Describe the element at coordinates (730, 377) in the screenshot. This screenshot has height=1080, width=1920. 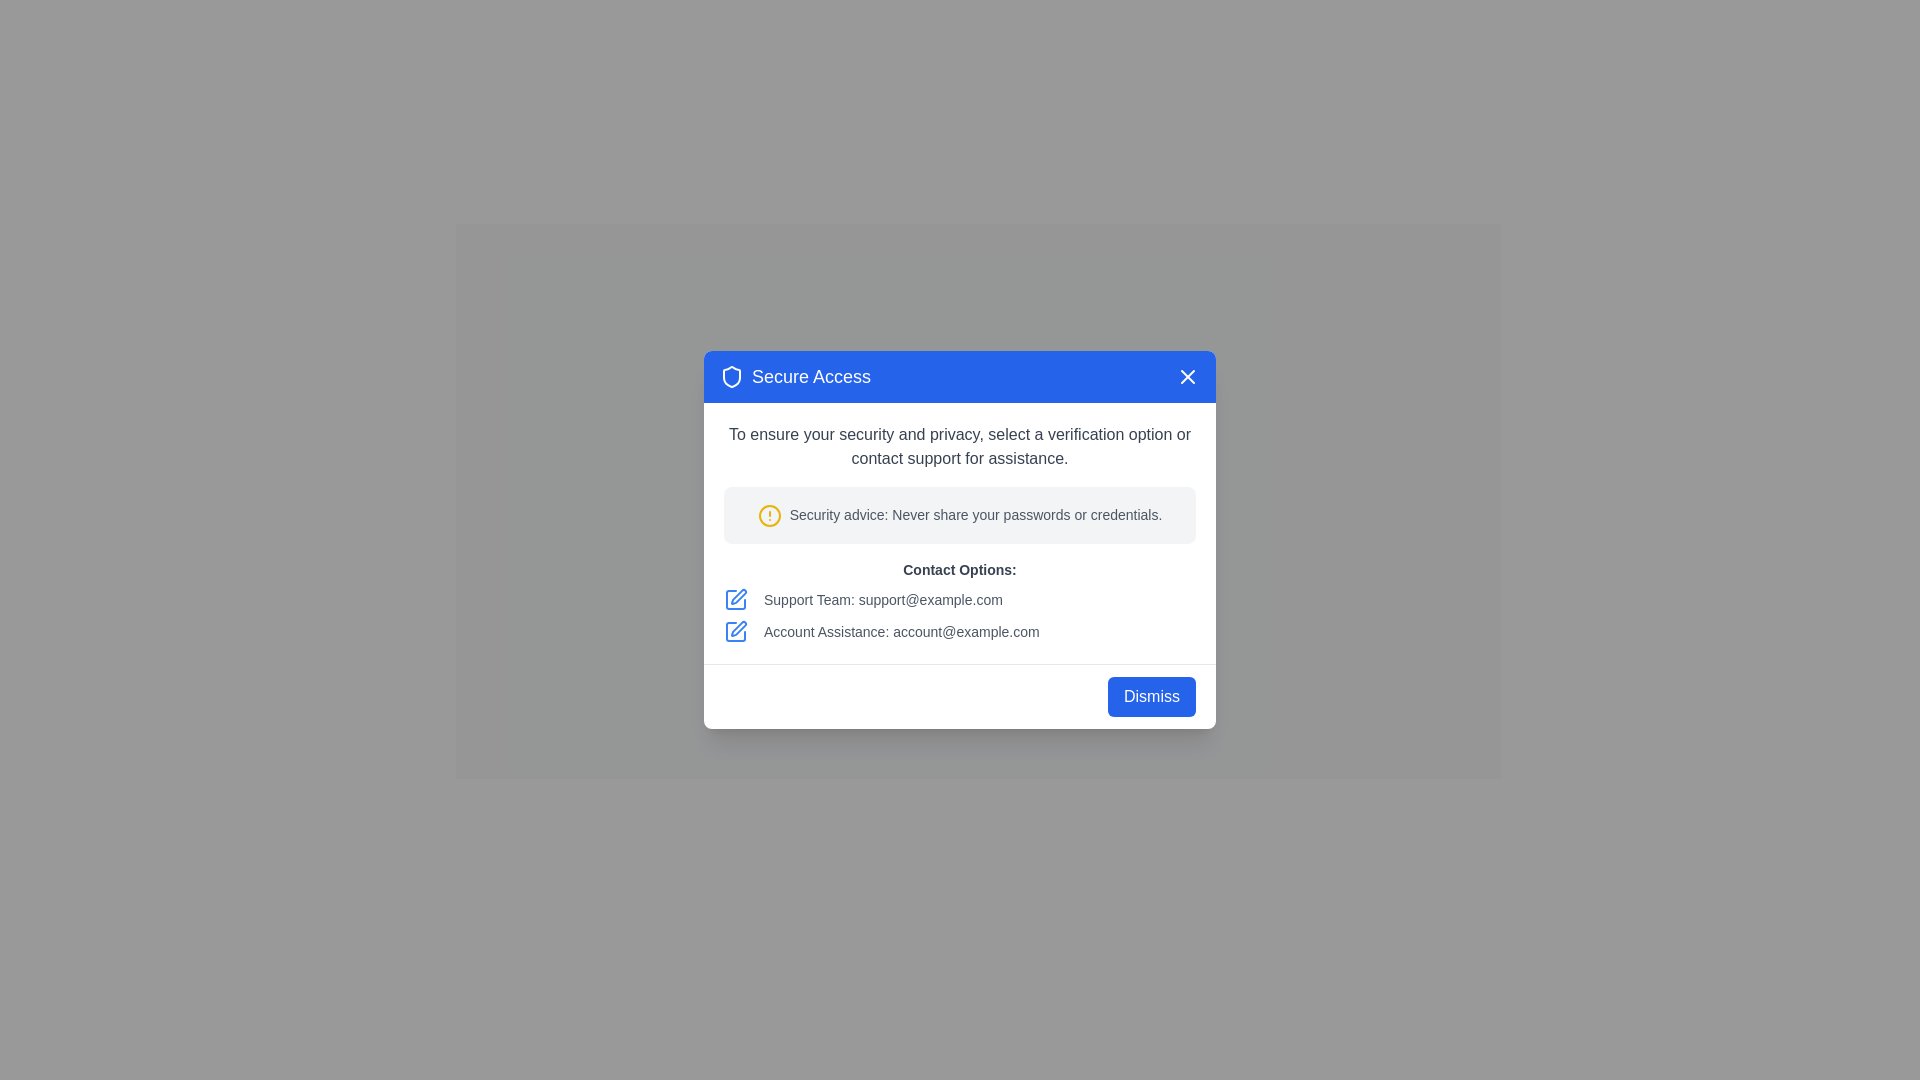
I see `the minimalist shield icon located to the left of the 'Secure Access' text in the header of the modal dialog` at that location.